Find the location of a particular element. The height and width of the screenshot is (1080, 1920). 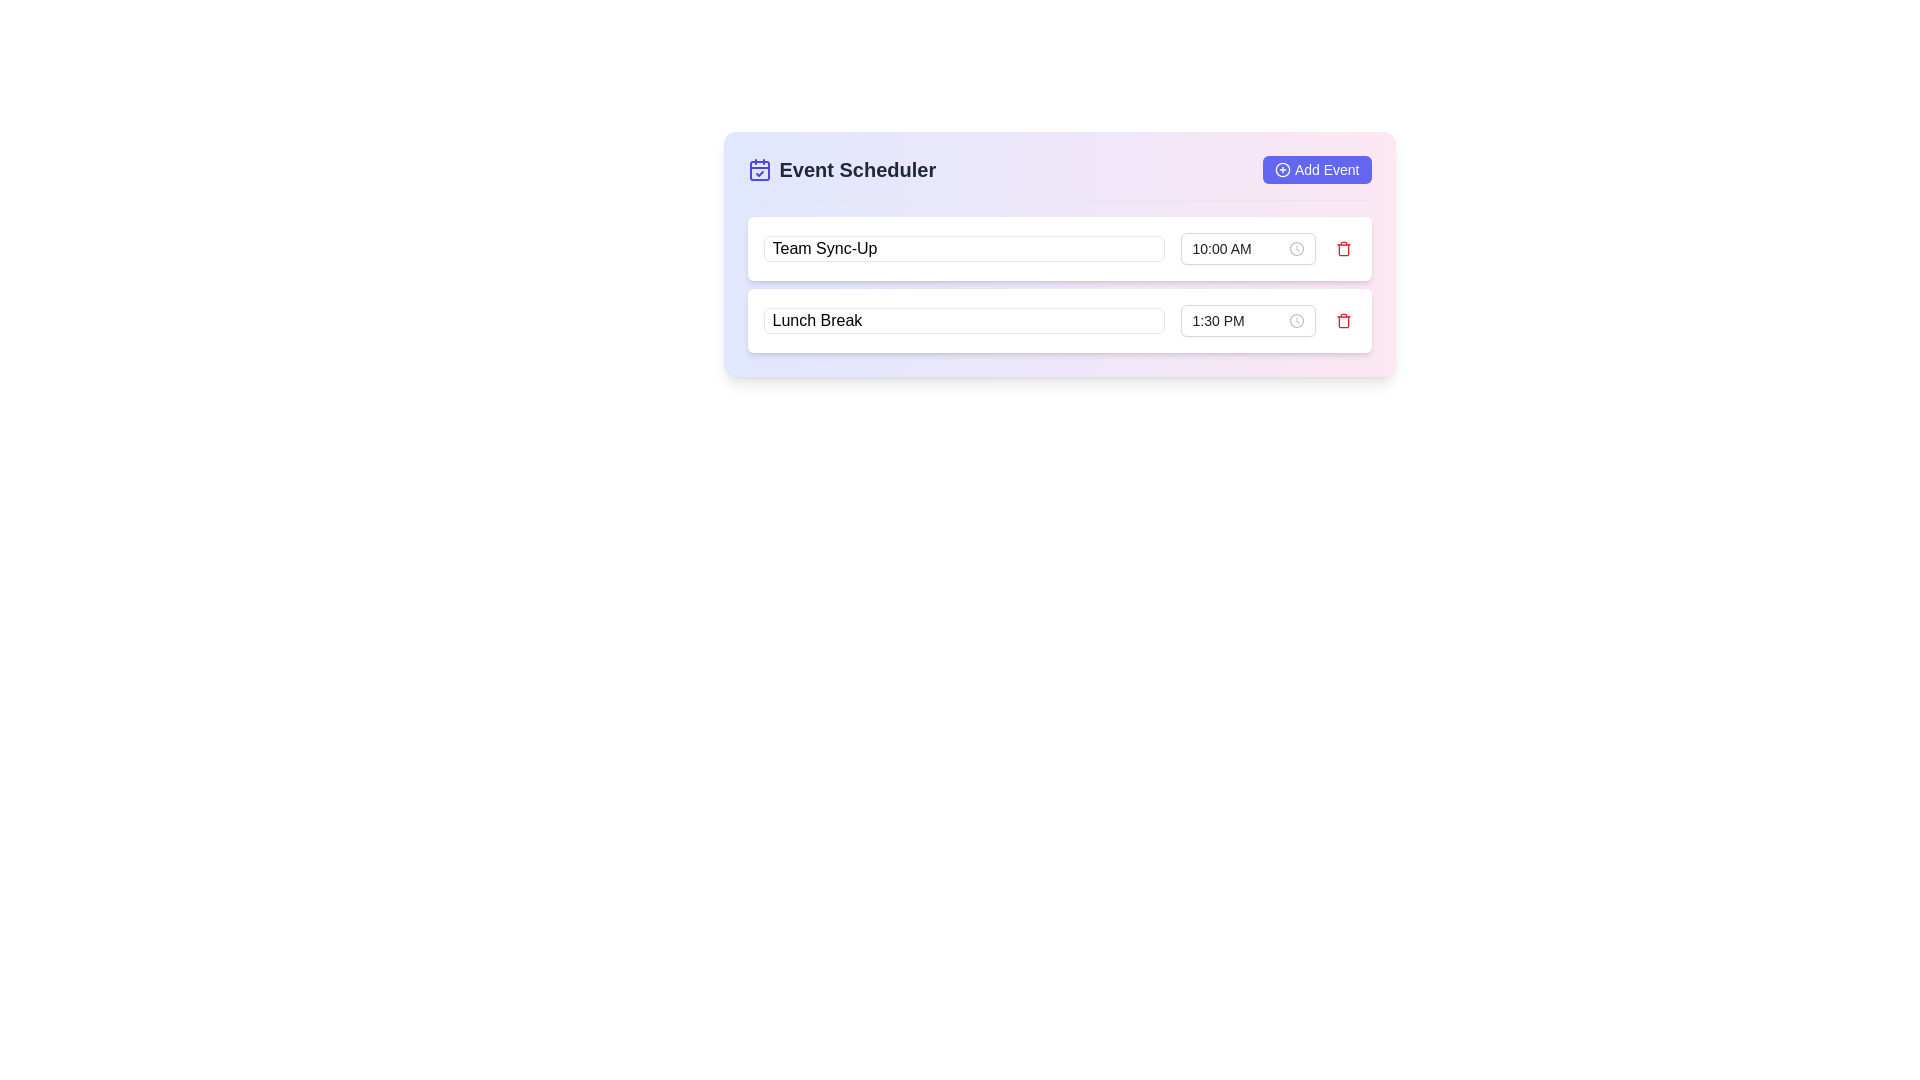

the Time picker input field for the 'Lunch Break' event is located at coordinates (1247, 319).